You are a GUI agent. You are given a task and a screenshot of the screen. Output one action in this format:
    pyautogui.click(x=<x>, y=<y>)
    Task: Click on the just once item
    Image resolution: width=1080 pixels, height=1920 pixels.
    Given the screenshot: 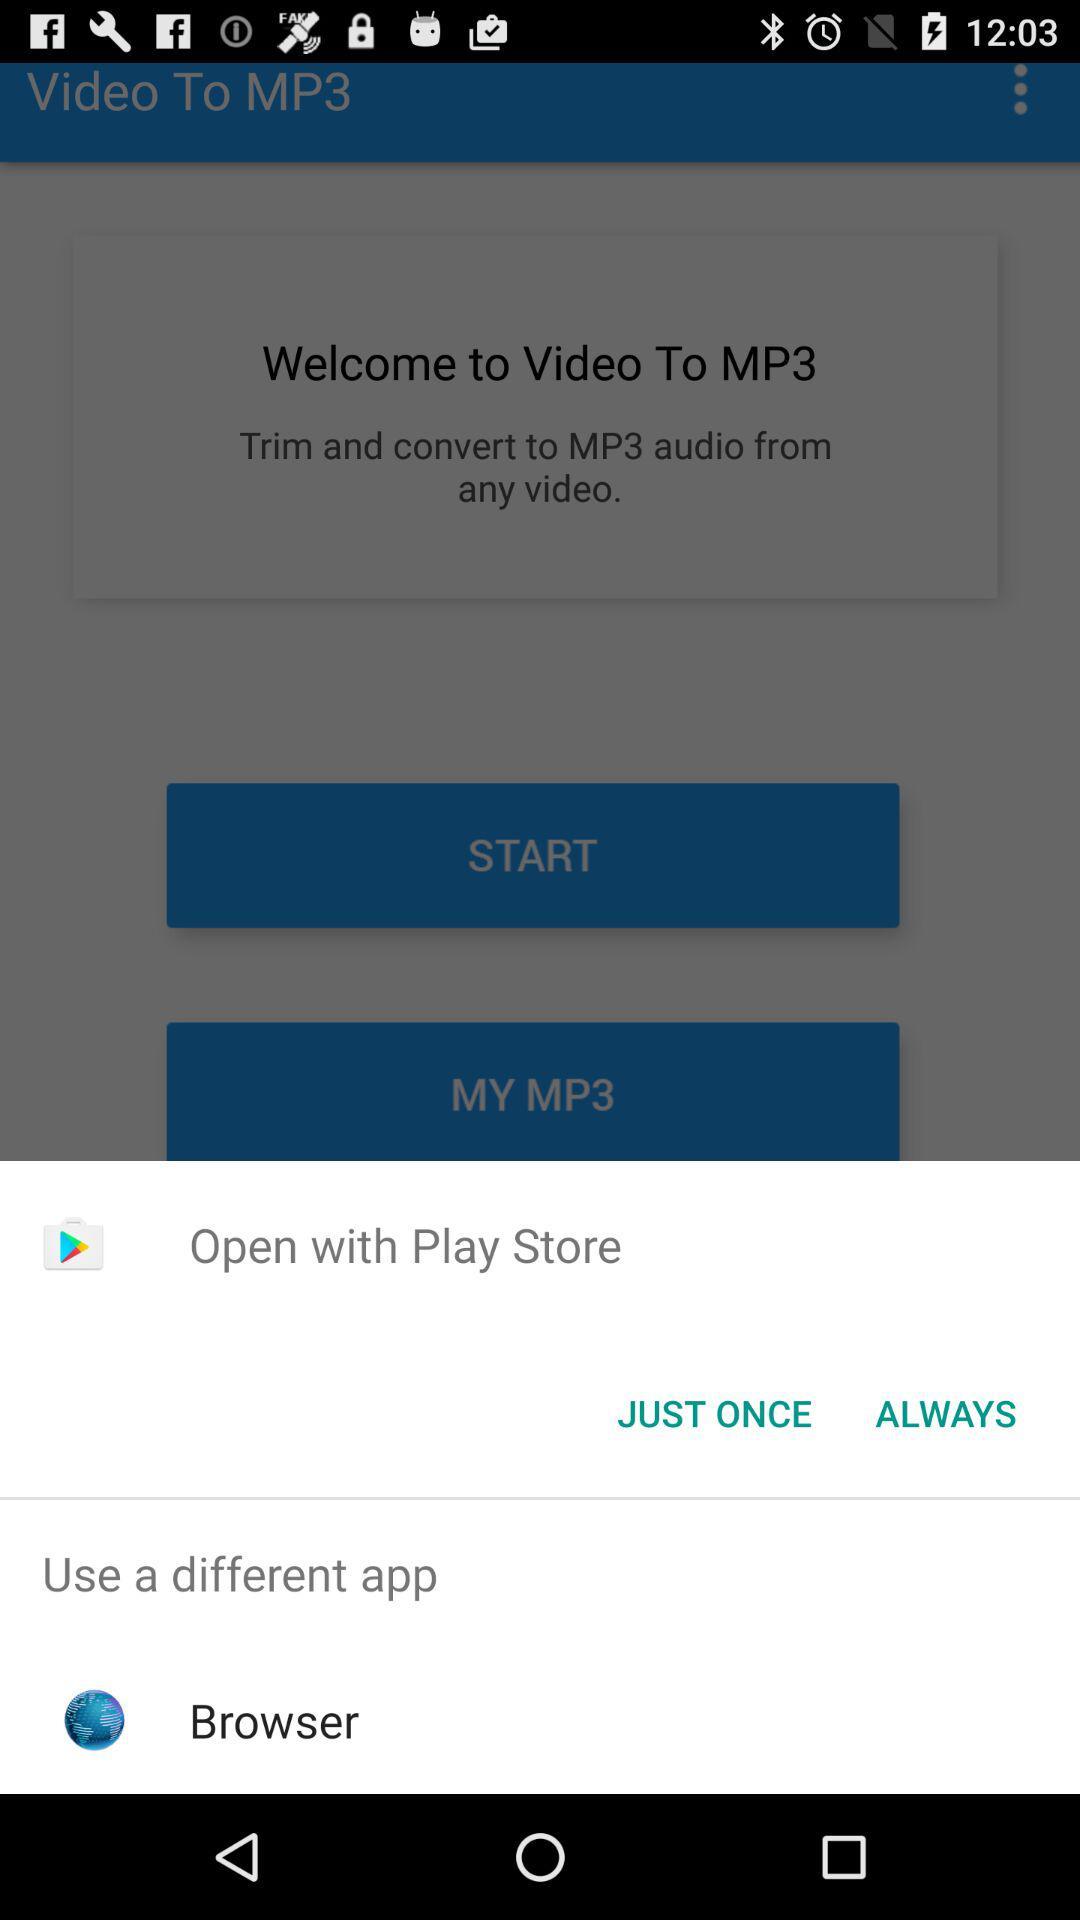 What is the action you would take?
    pyautogui.click(x=713, y=1411)
    